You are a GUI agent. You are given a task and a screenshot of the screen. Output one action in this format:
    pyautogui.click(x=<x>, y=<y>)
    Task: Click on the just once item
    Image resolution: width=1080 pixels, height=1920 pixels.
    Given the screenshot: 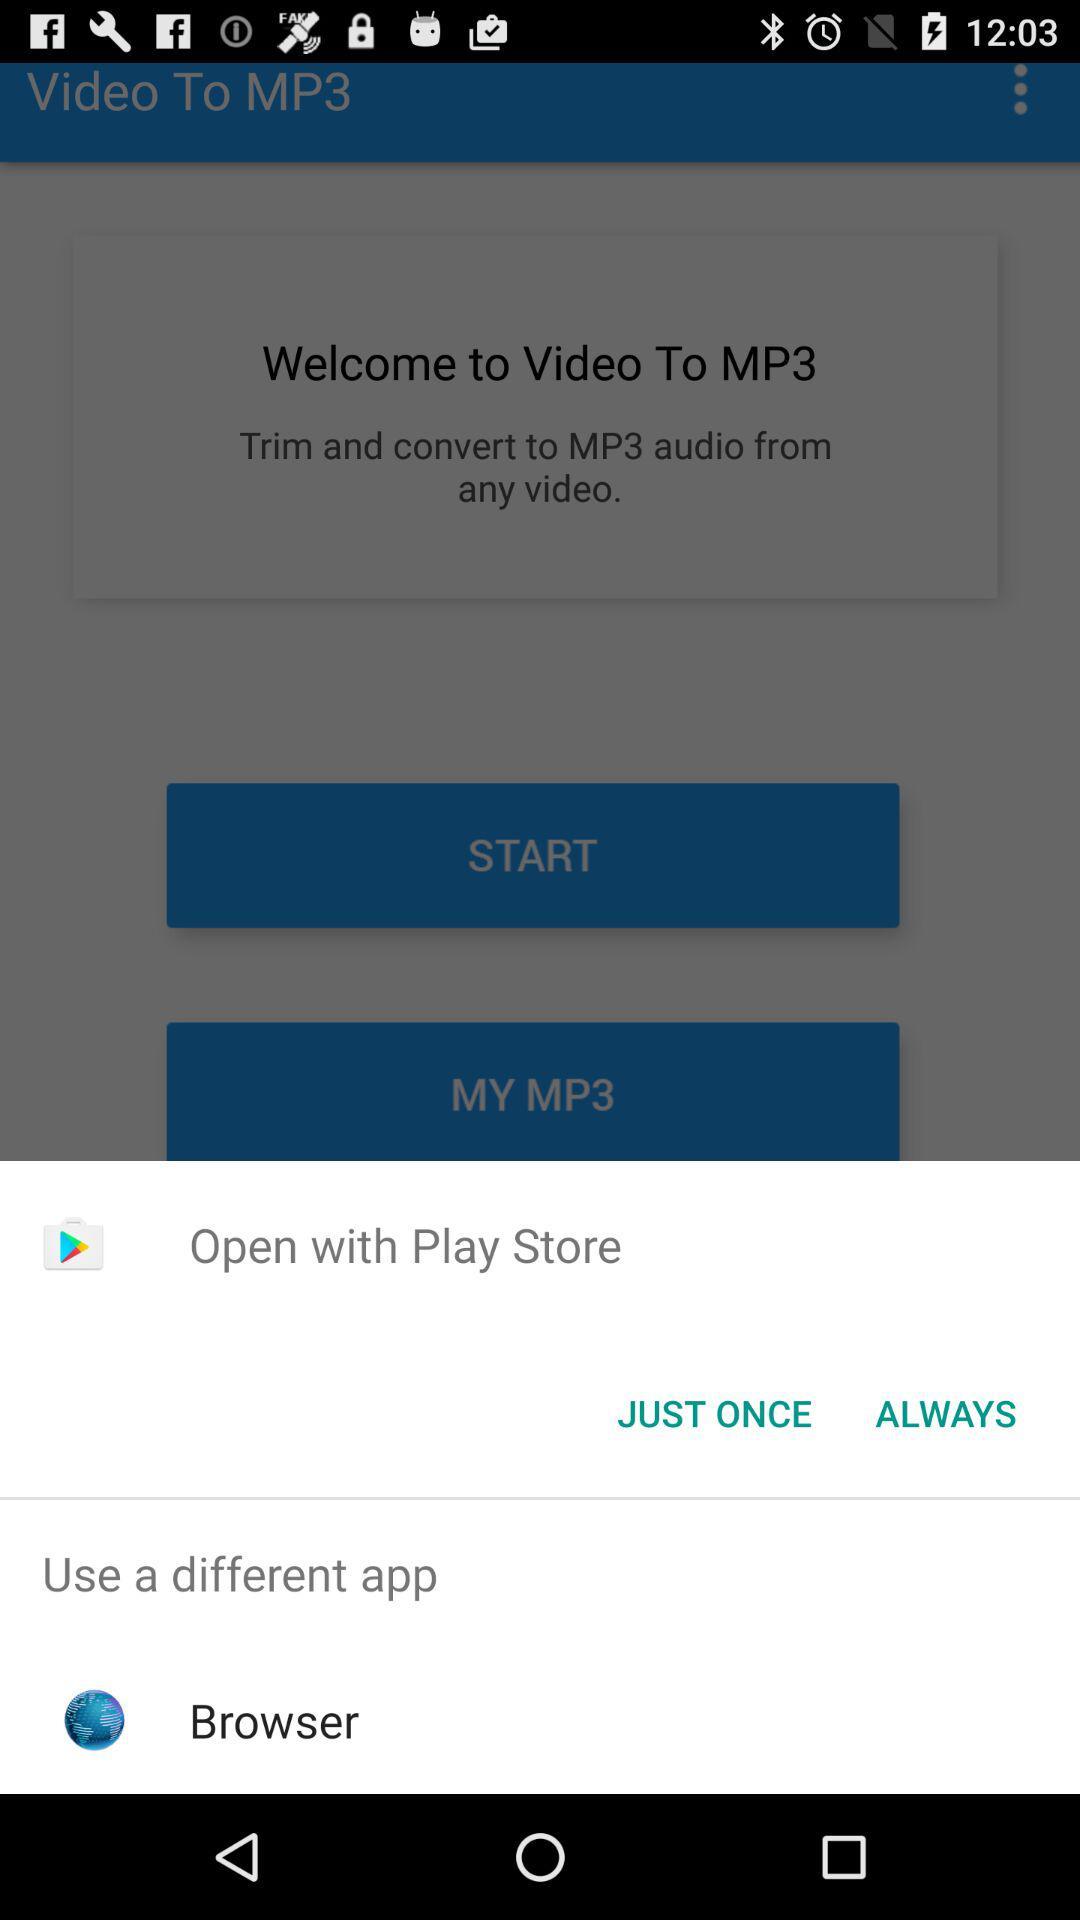 What is the action you would take?
    pyautogui.click(x=713, y=1411)
    